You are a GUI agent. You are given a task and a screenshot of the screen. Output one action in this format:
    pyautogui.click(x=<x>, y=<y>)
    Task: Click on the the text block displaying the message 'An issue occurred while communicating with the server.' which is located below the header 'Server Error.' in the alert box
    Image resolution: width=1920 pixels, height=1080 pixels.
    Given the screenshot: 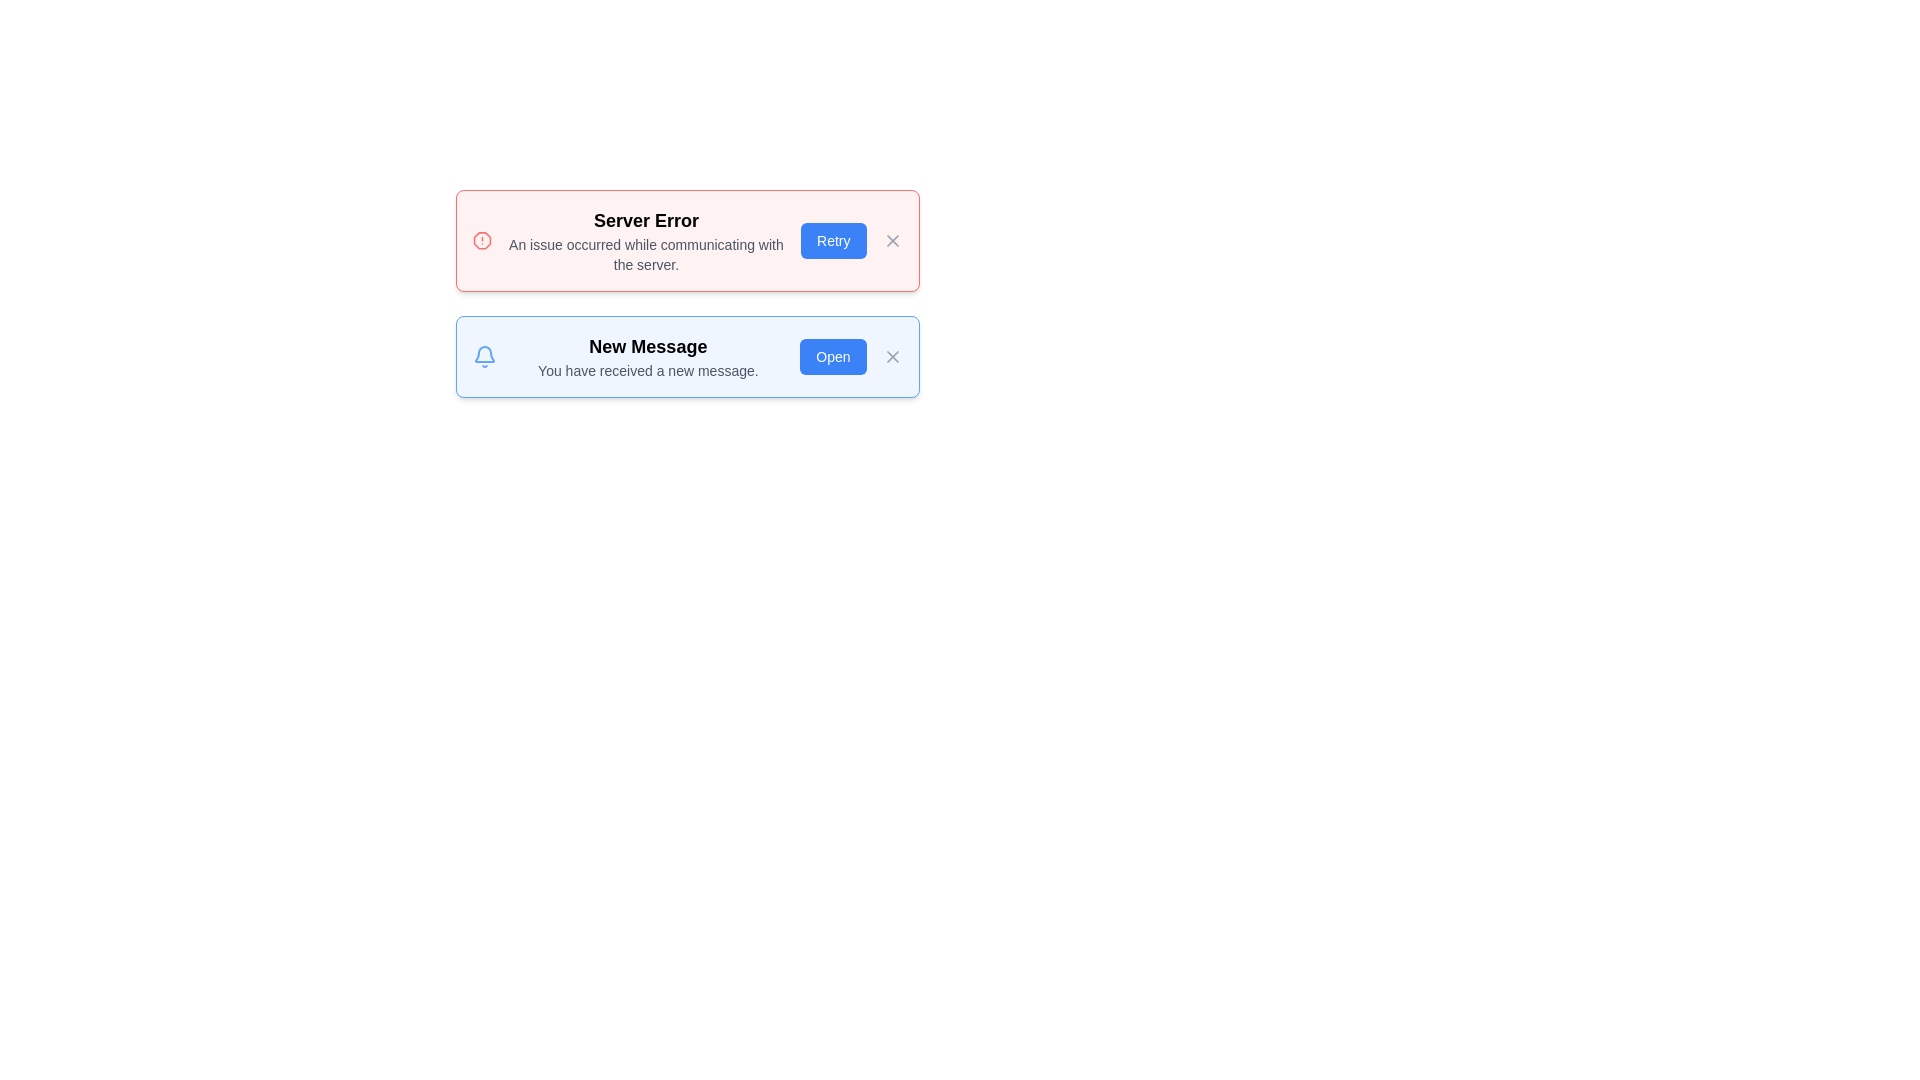 What is the action you would take?
    pyautogui.click(x=646, y=253)
    